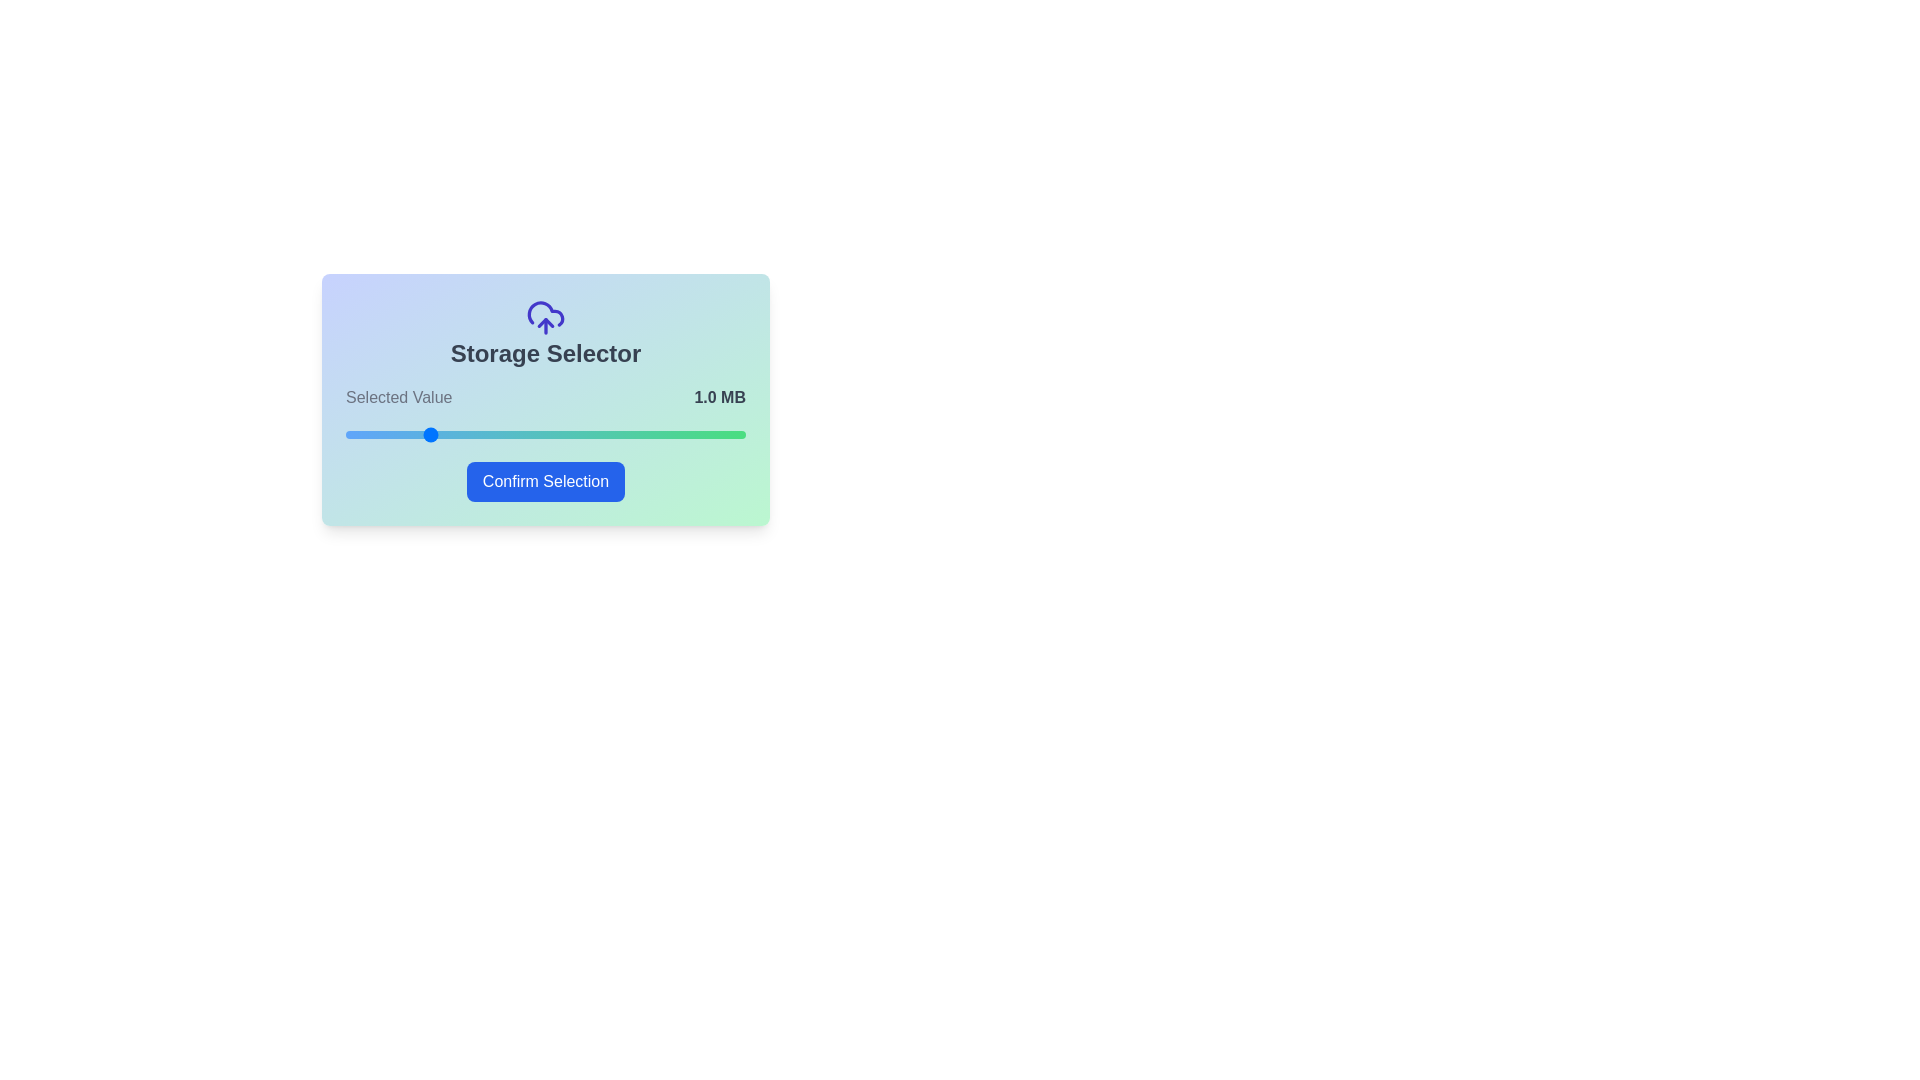 This screenshot has width=1920, height=1080. What do you see at coordinates (361, 434) in the screenshot?
I see `the storage slider to set the value to 6 MB` at bounding box center [361, 434].